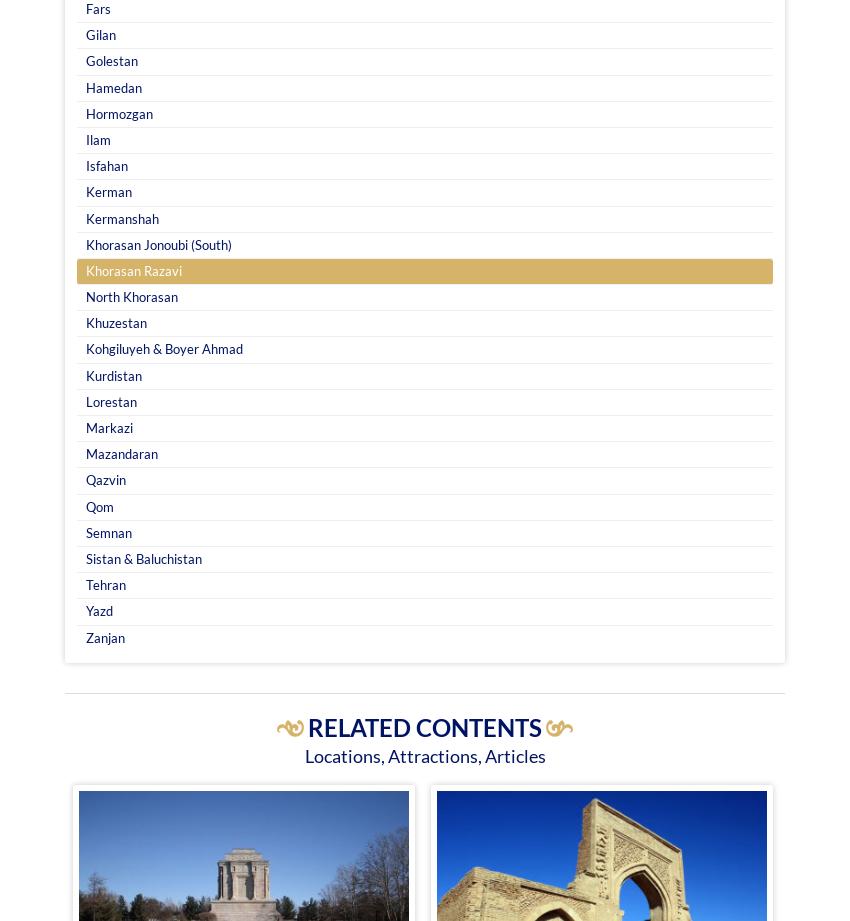  Describe the element at coordinates (85, 60) in the screenshot. I see `'Golestan'` at that location.